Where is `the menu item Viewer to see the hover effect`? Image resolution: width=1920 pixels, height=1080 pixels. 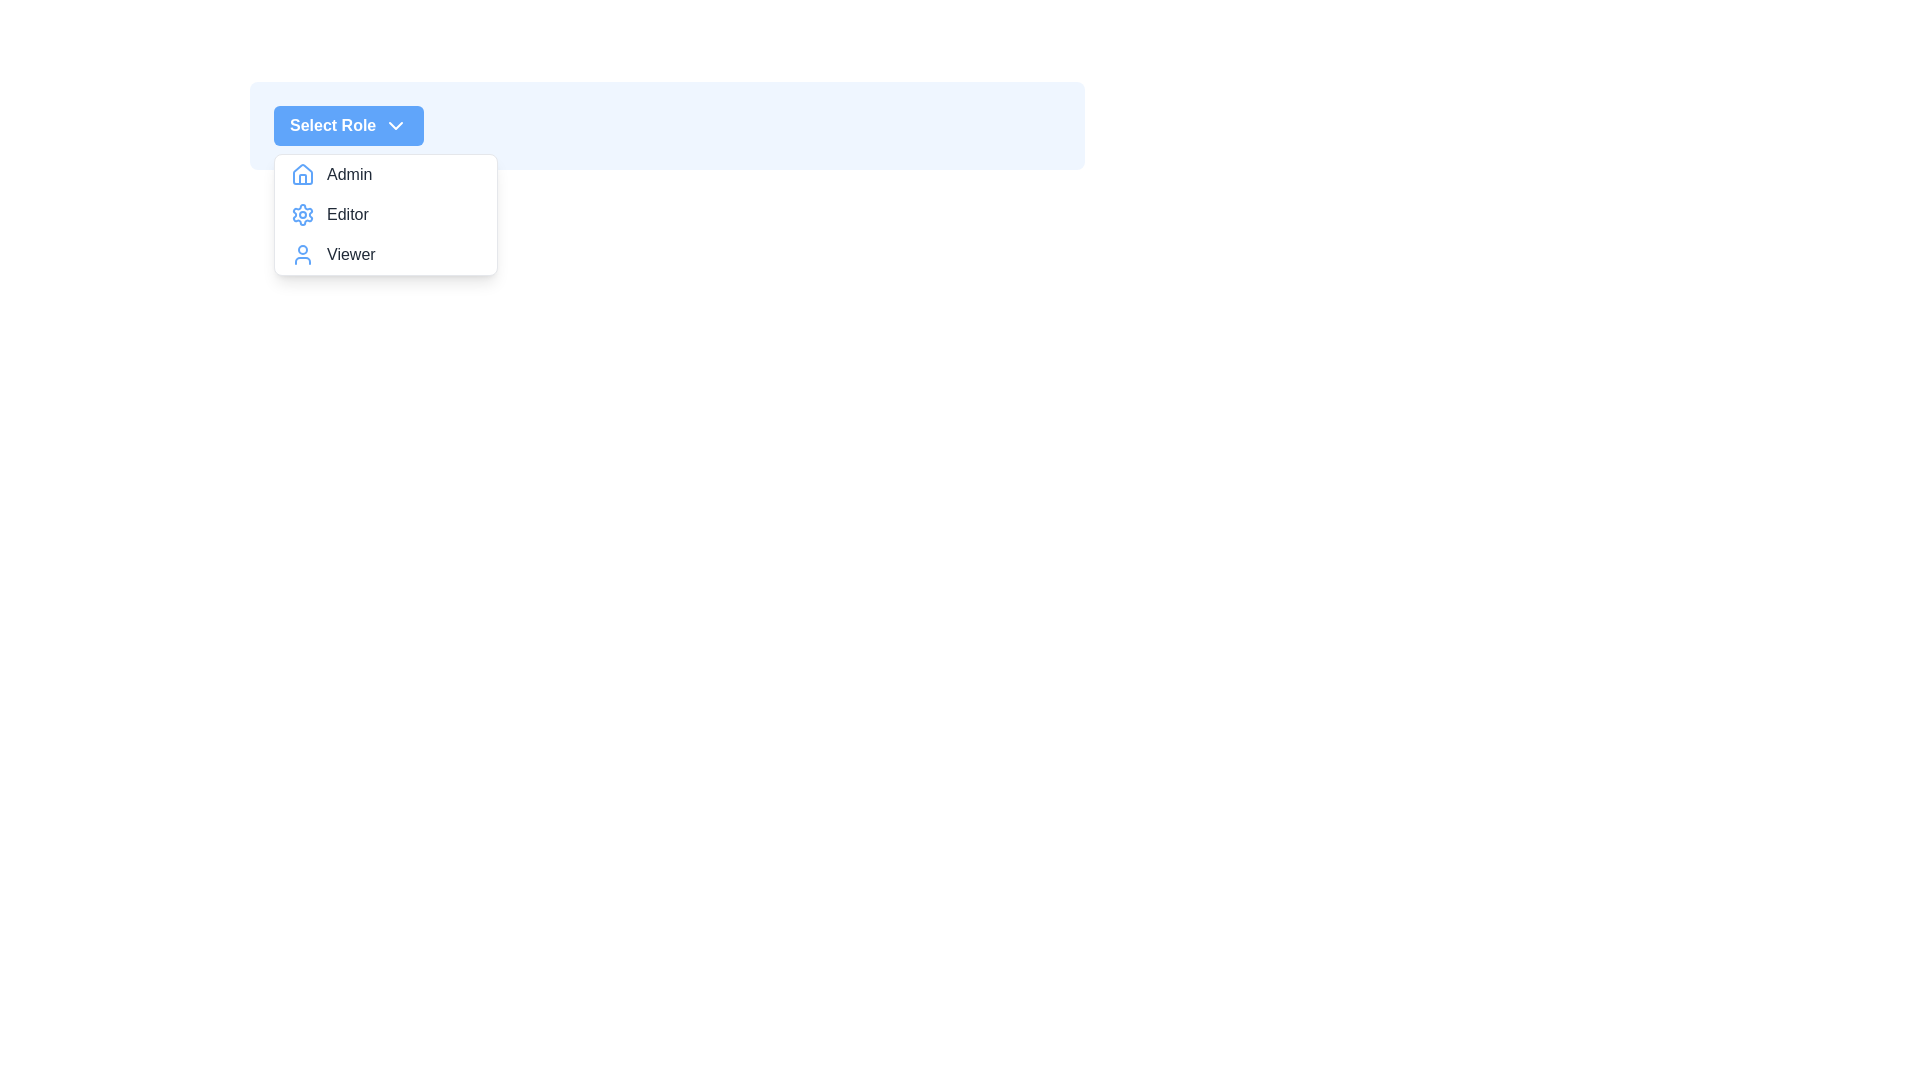
the menu item Viewer to see the hover effect is located at coordinates (385, 253).